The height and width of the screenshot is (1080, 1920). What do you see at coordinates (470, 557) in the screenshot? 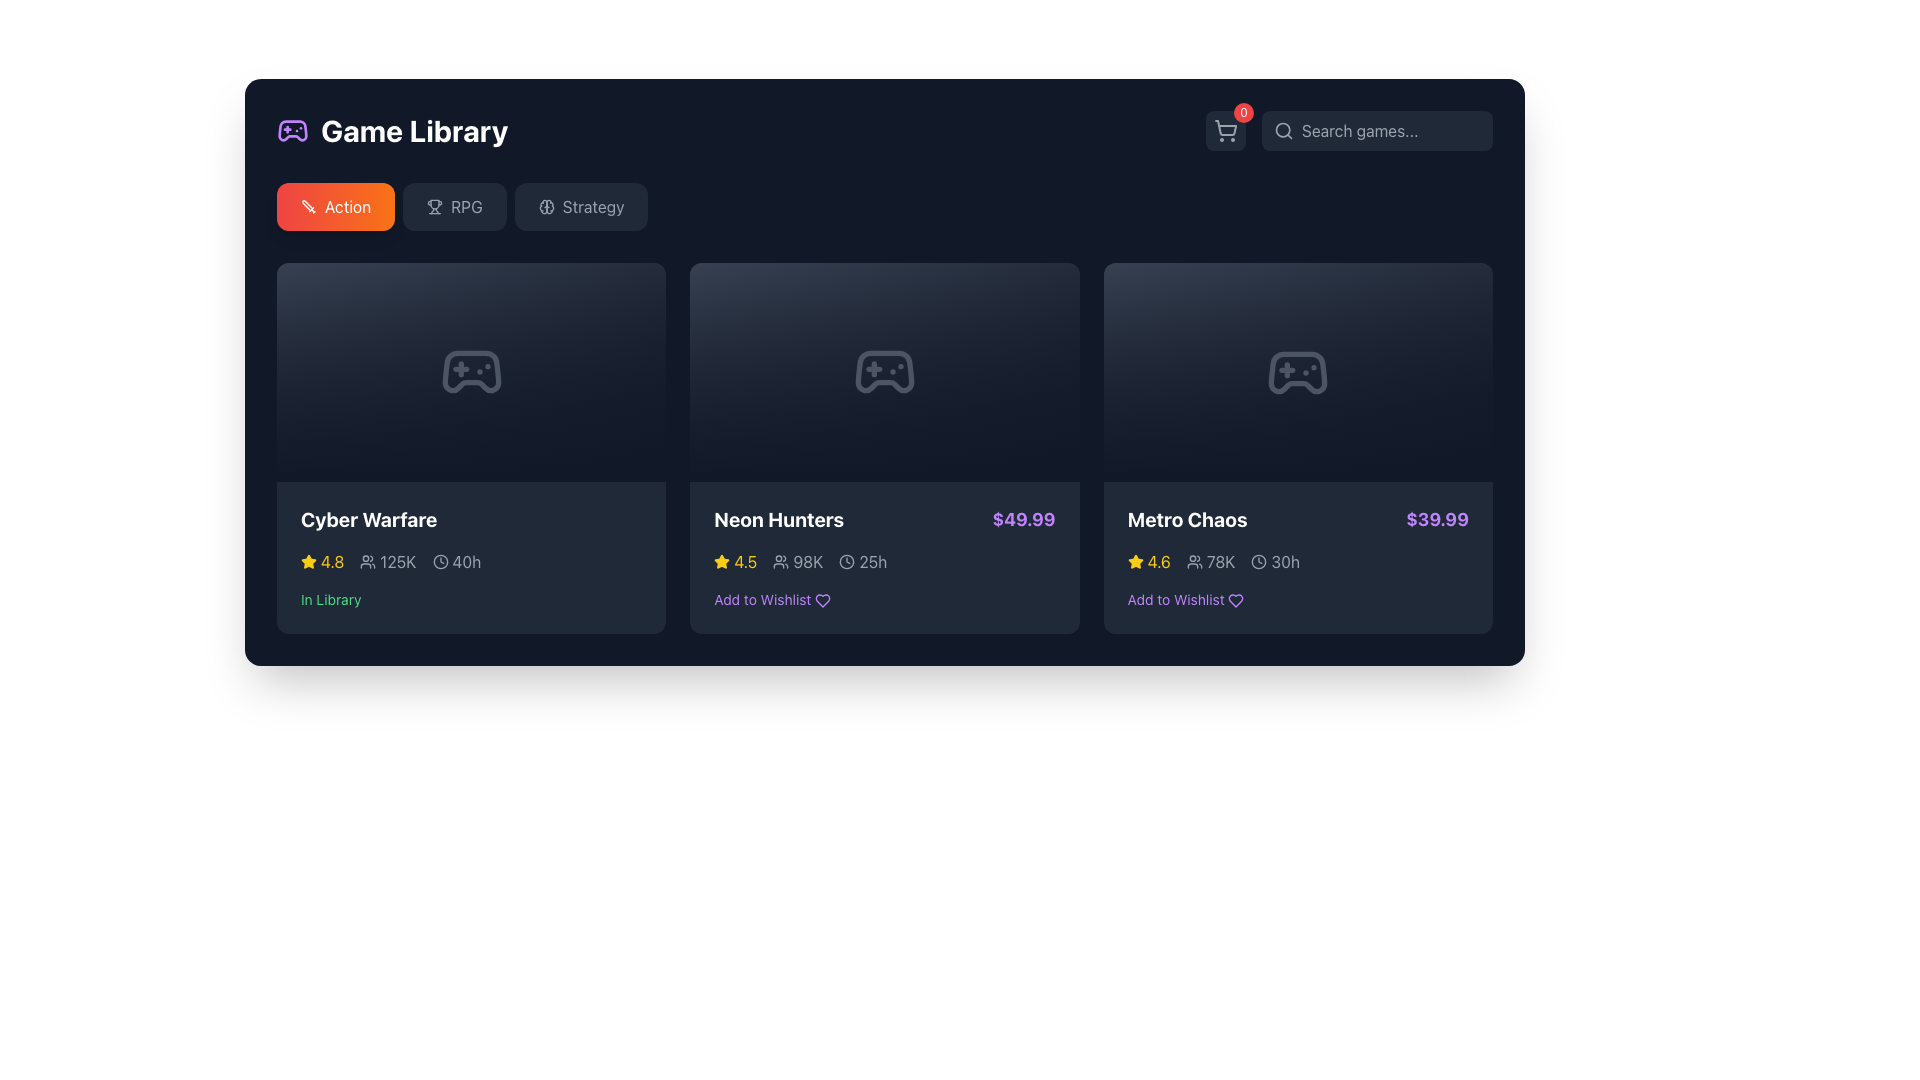
I see `the Information card displaying details for the game 'Cyber Warfare', which includes a rating of 4.8, 125K play counts, a duration of 40 hours, and a status of 'In Library'` at bounding box center [470, 557].